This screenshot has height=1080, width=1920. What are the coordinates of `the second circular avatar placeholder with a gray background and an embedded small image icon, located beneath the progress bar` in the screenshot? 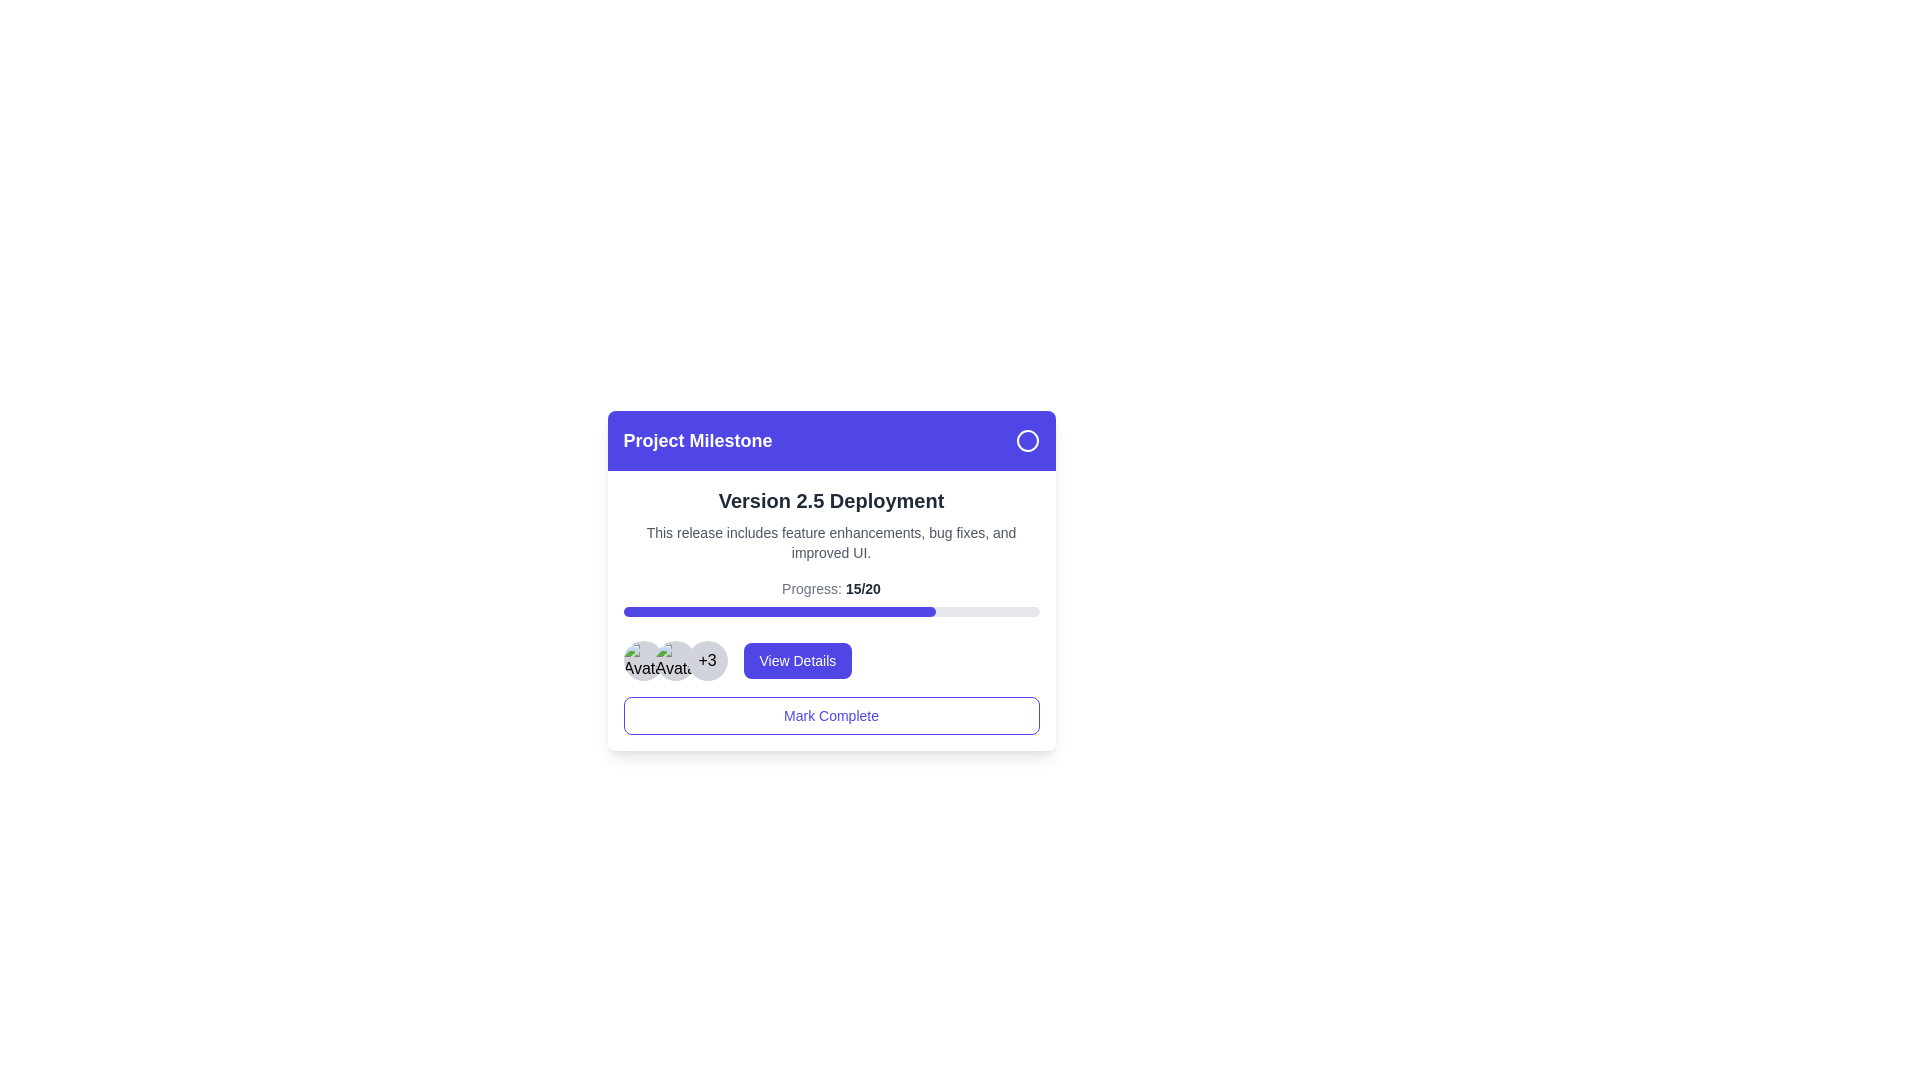 It's located at (675, 660).